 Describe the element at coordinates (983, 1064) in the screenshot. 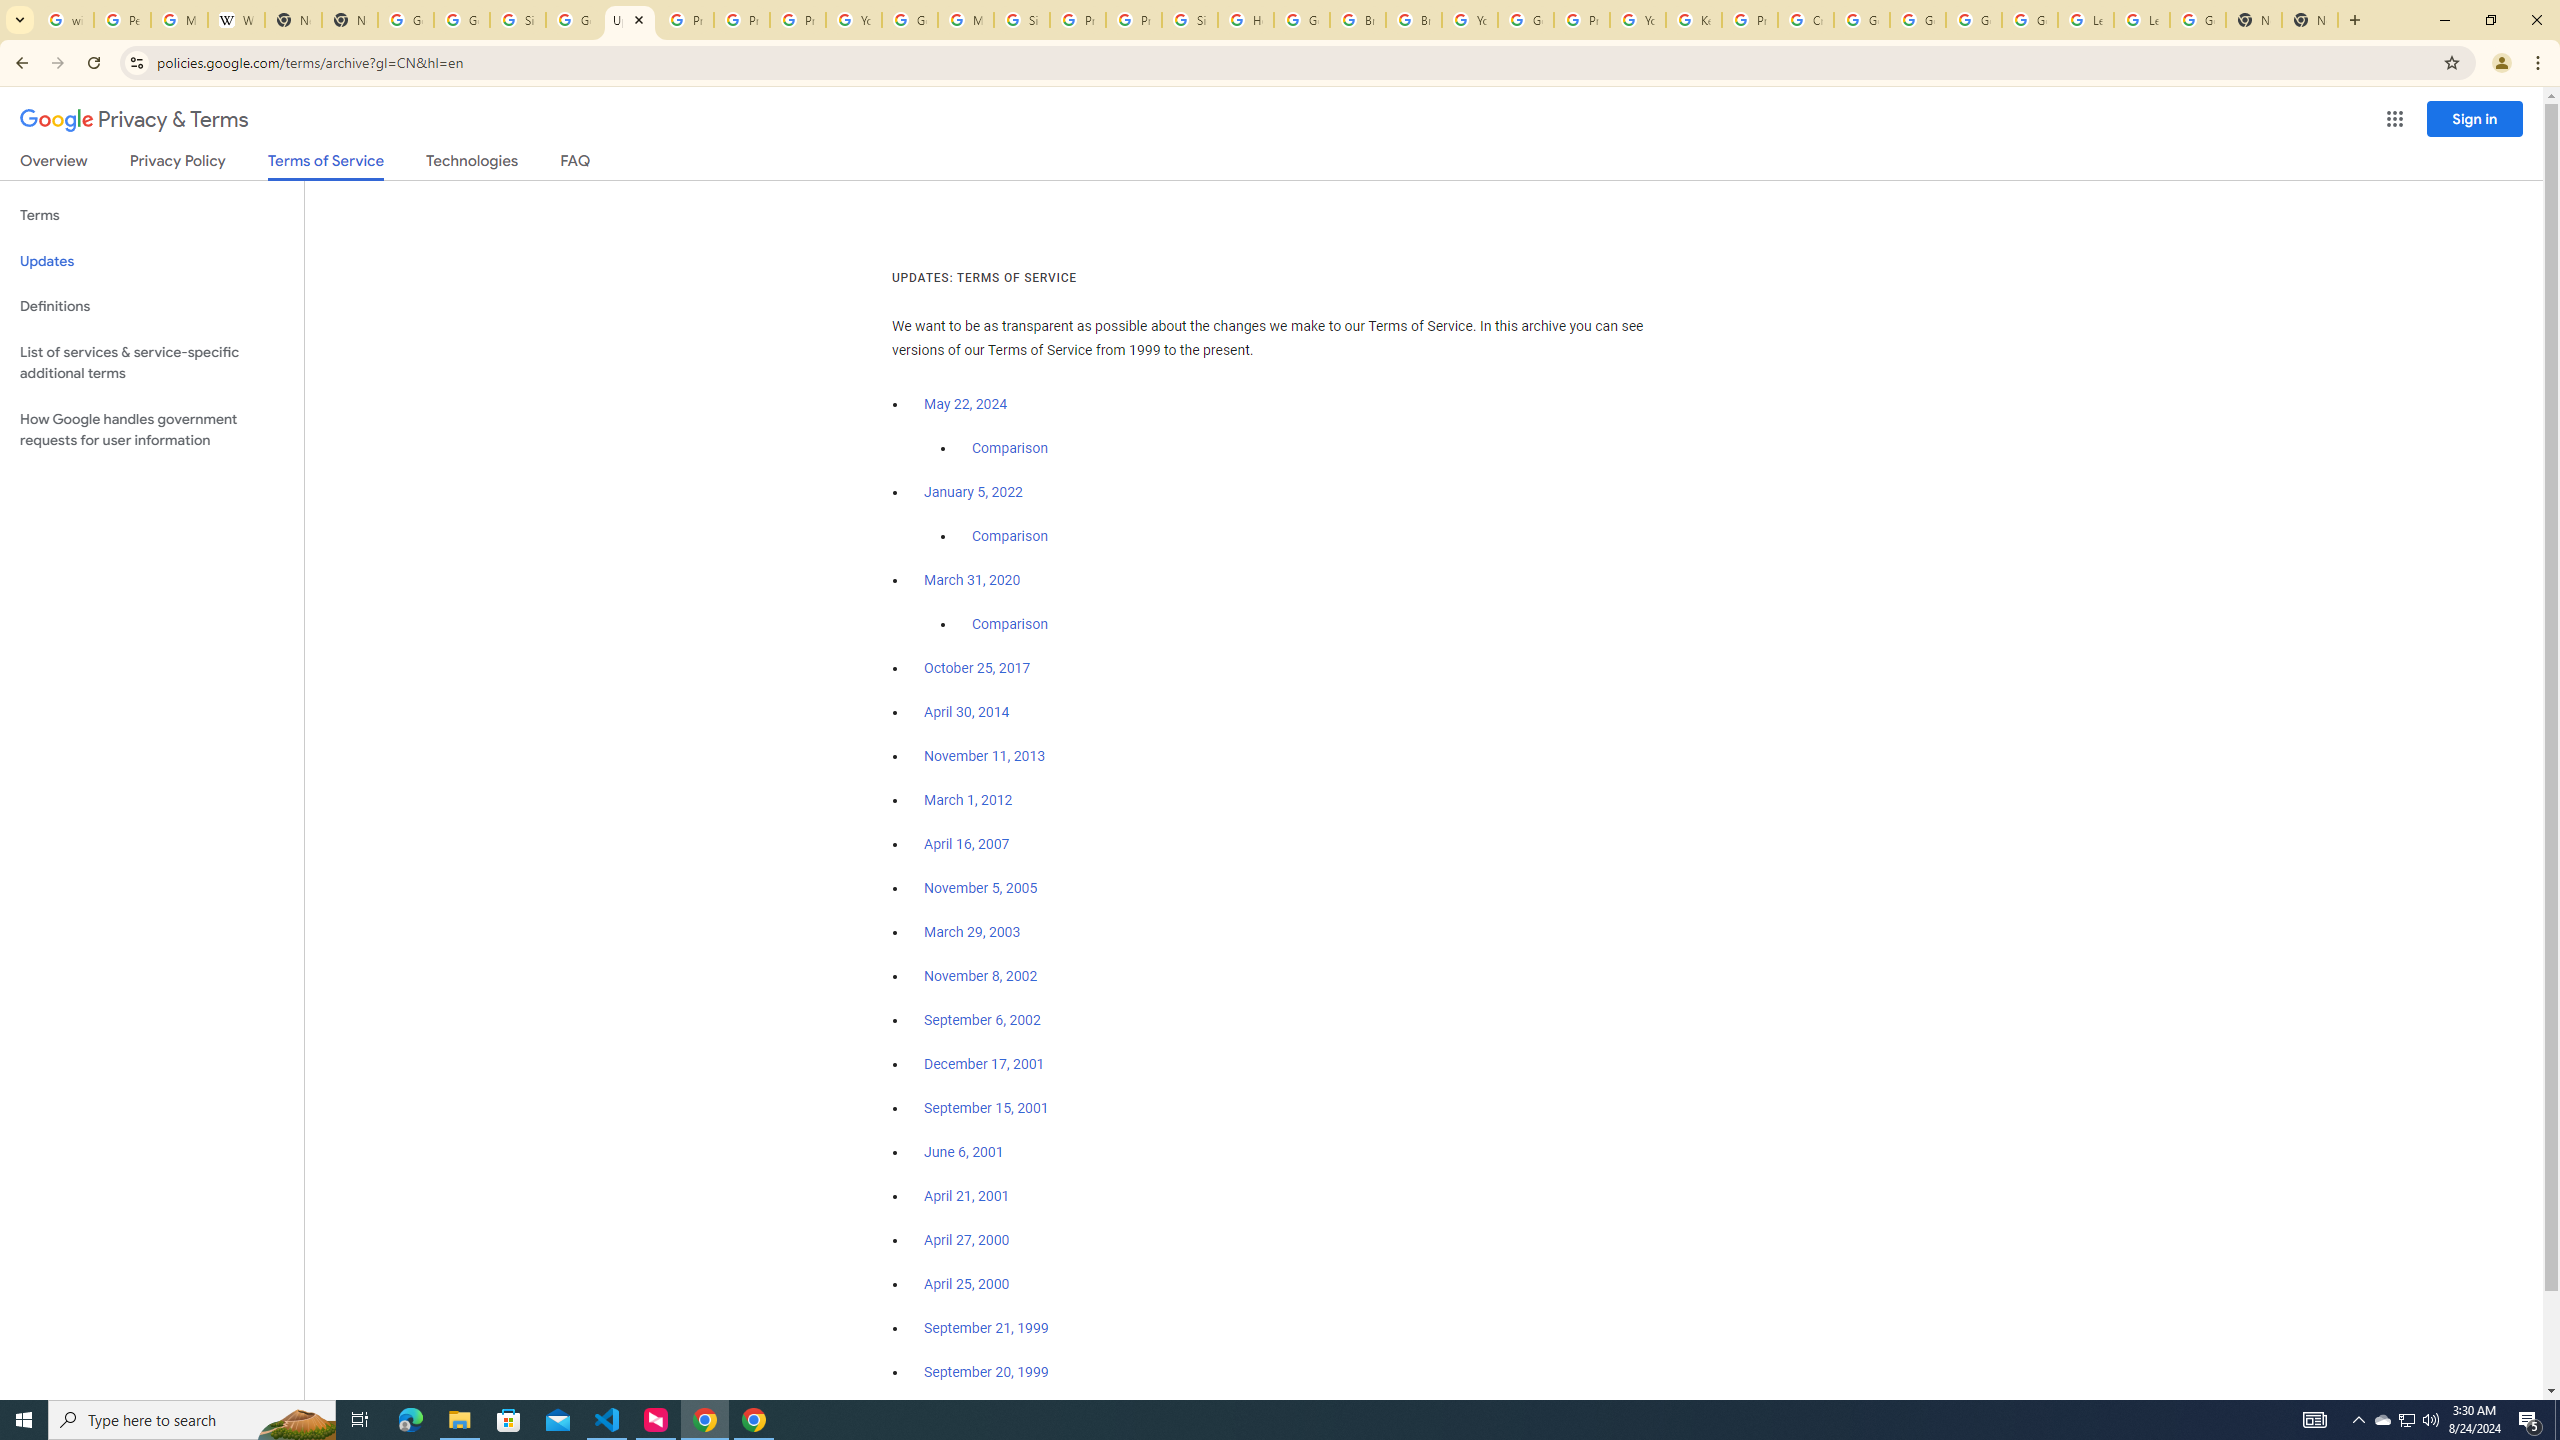

I see `'December 17, 2001'` at that location.